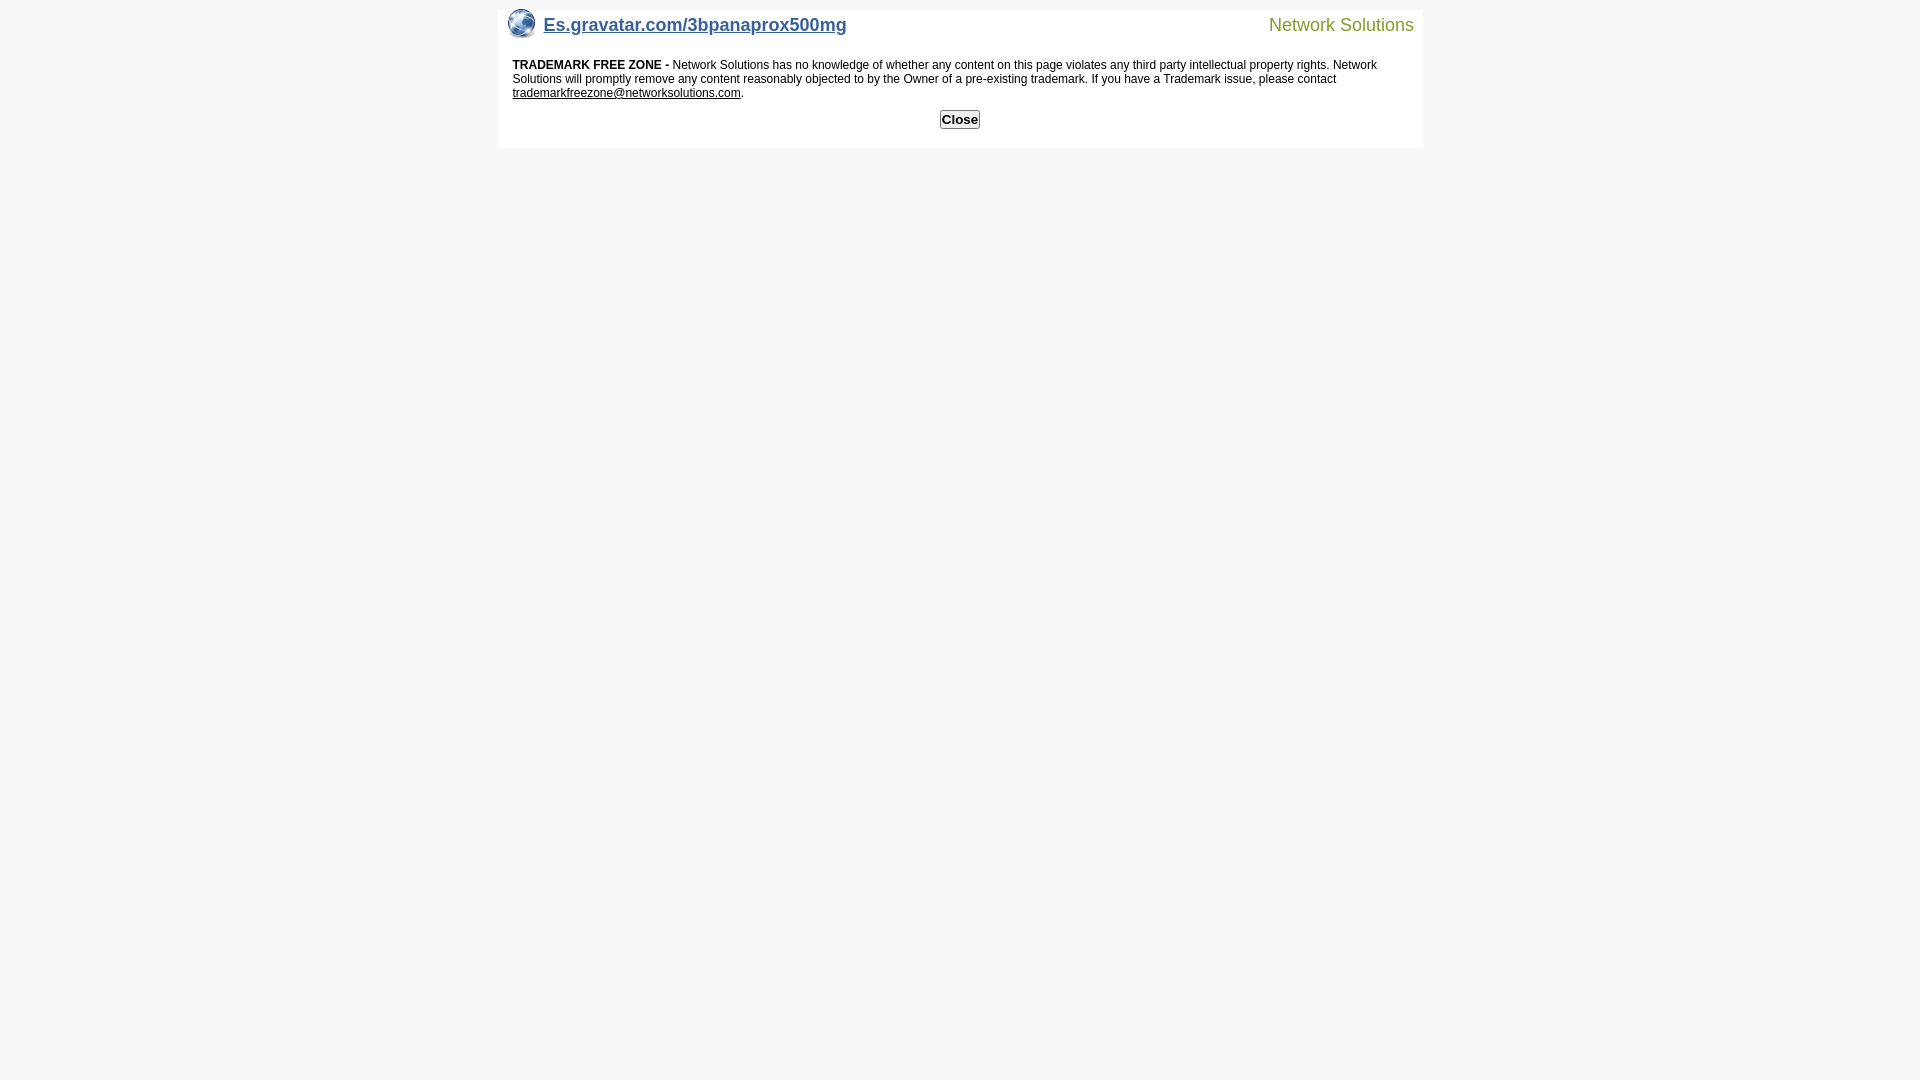 The height and width of the screenshot is (1080, 1920). What do you see at coordinates (960, 119) in the screenshot?
I see `'Close'` at bounding box center [960, 119].